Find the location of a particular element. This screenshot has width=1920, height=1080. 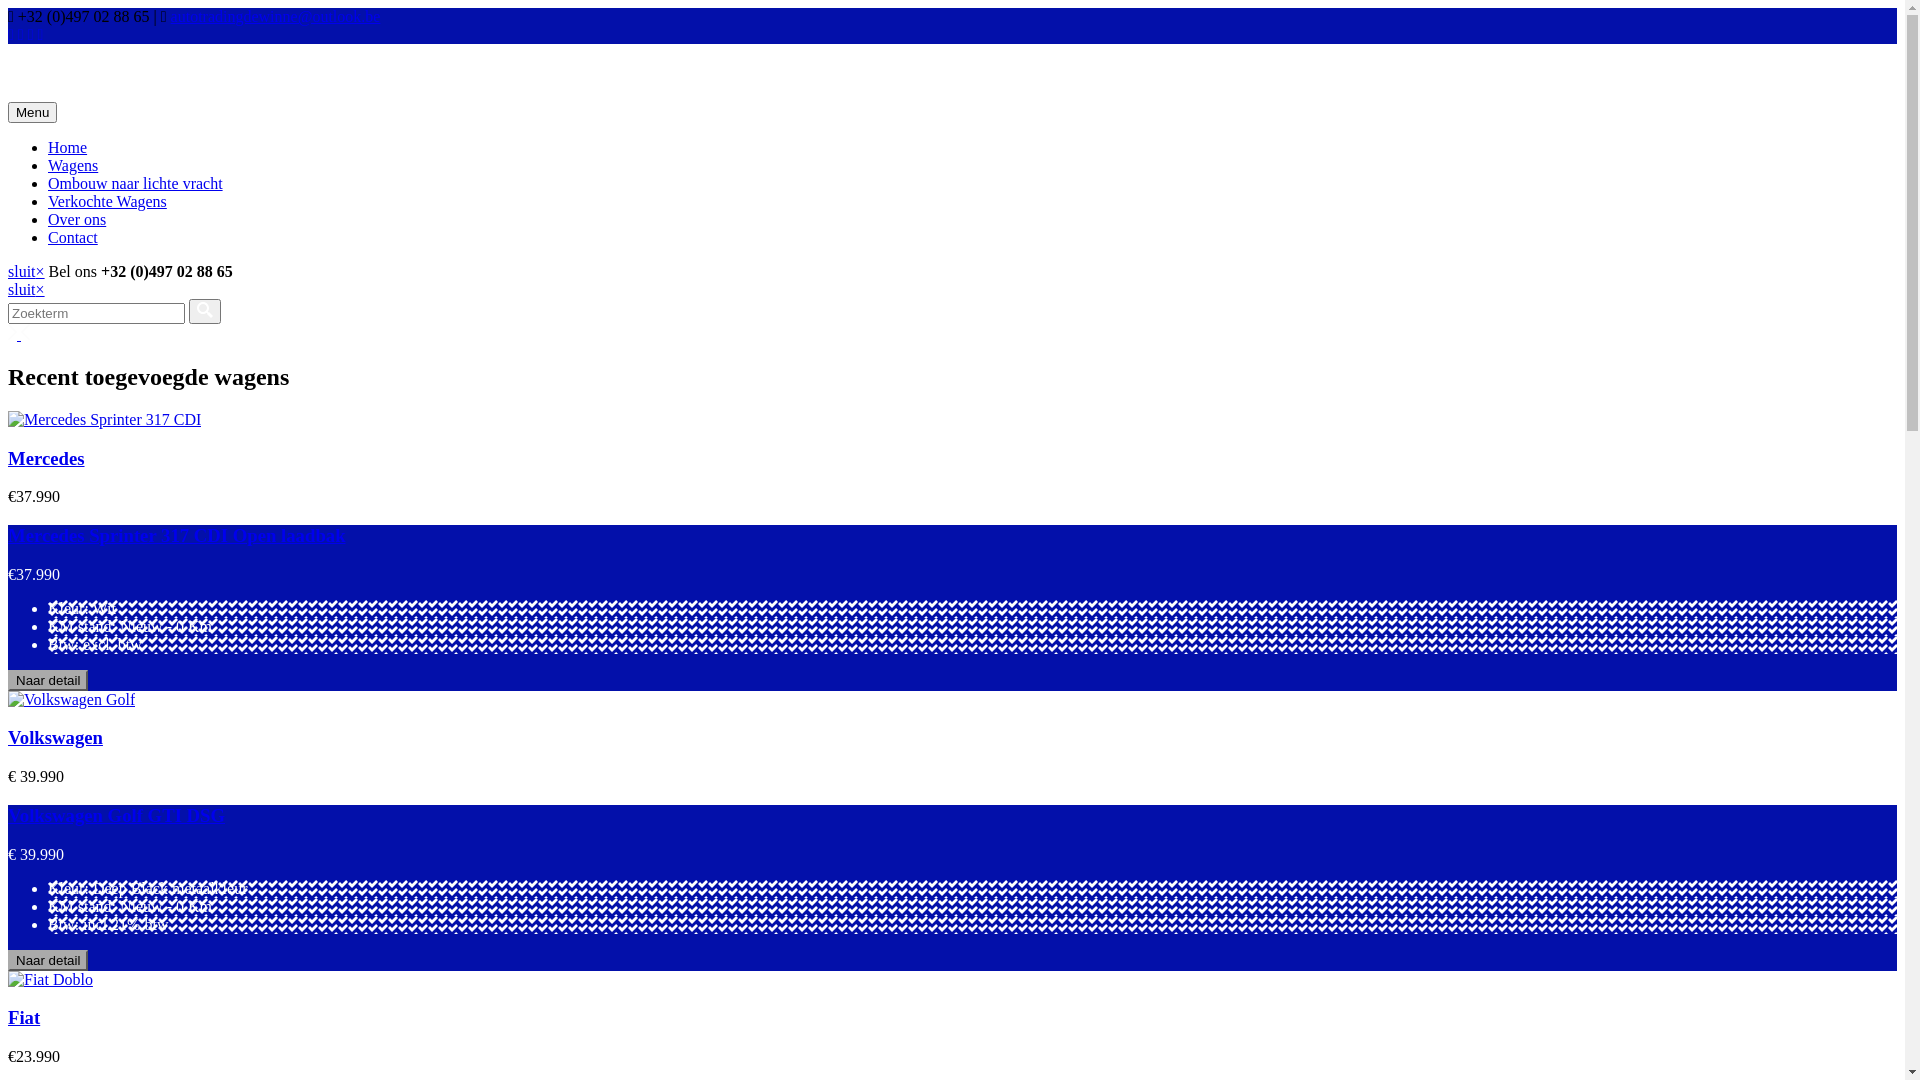

'Versturen' is located at coordinates (188, 311).